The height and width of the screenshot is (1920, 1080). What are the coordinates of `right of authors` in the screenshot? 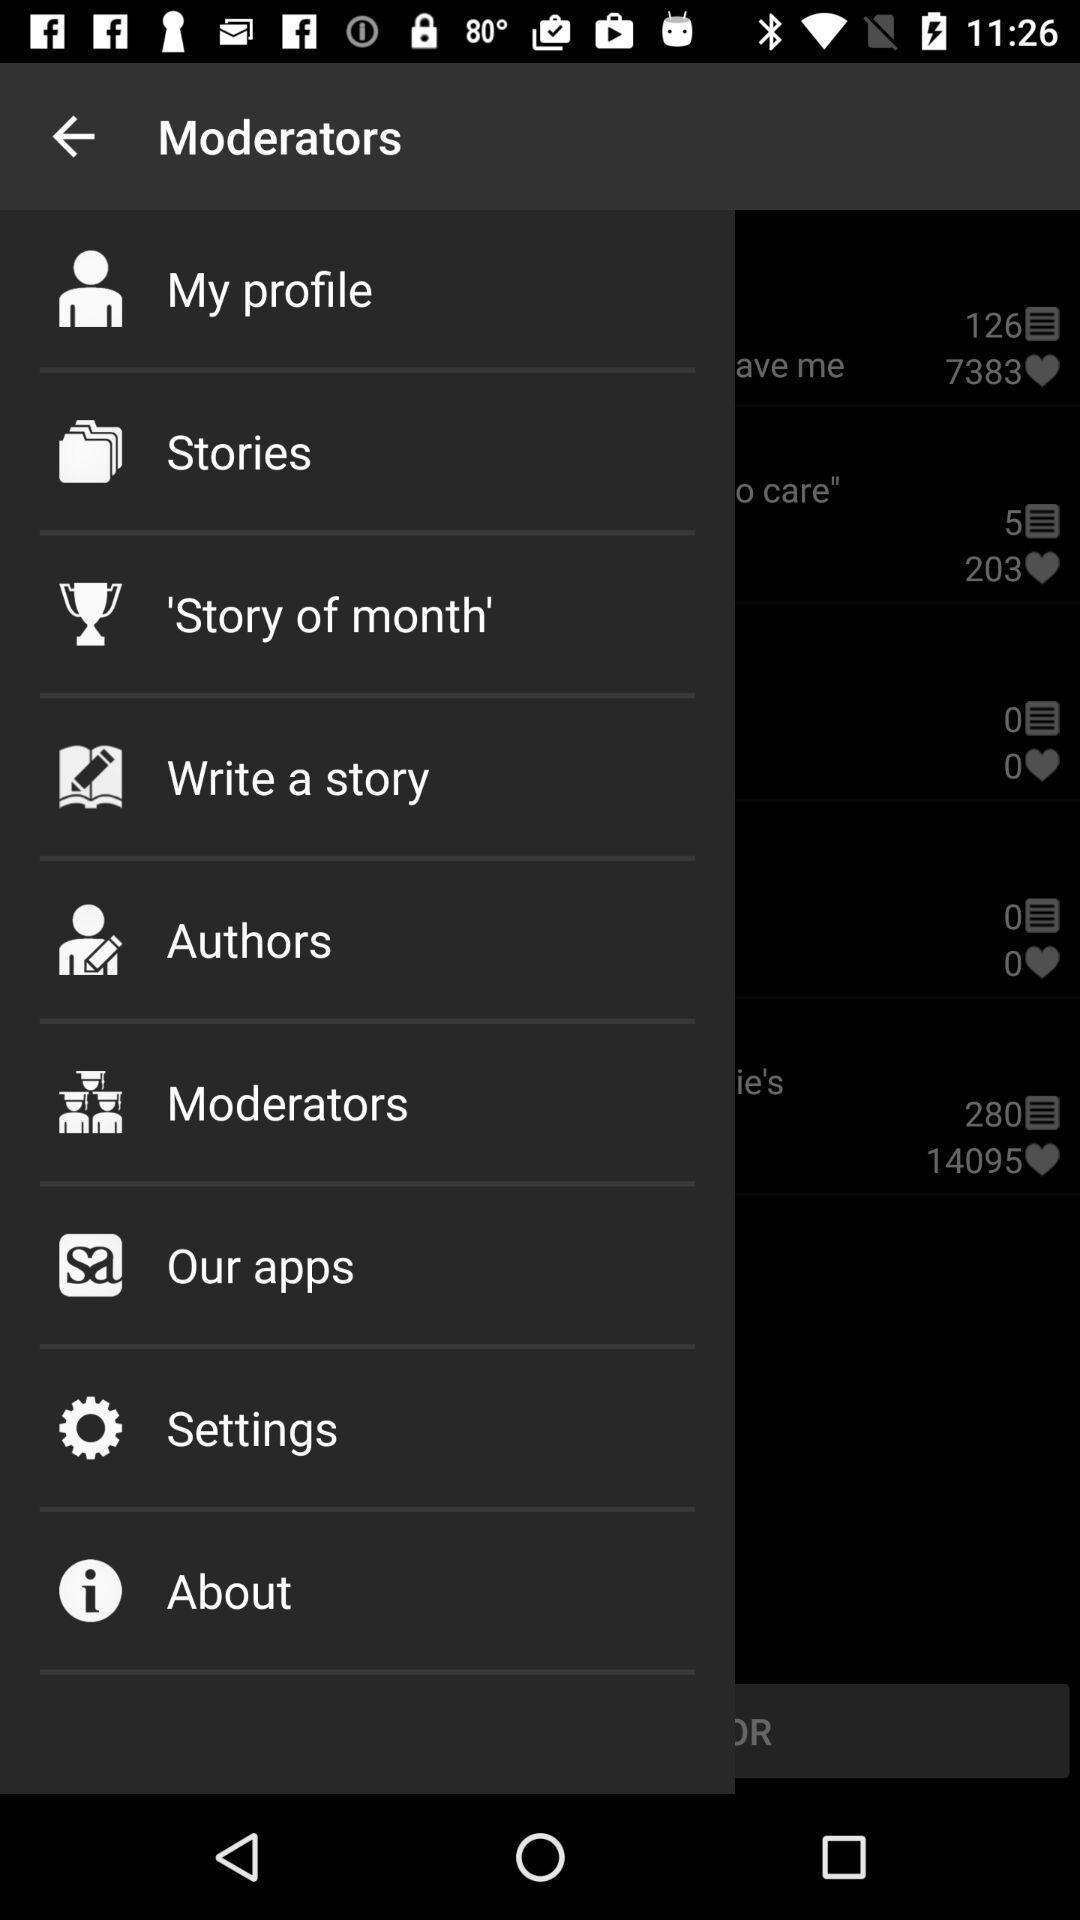 It's located at (1040, 962).